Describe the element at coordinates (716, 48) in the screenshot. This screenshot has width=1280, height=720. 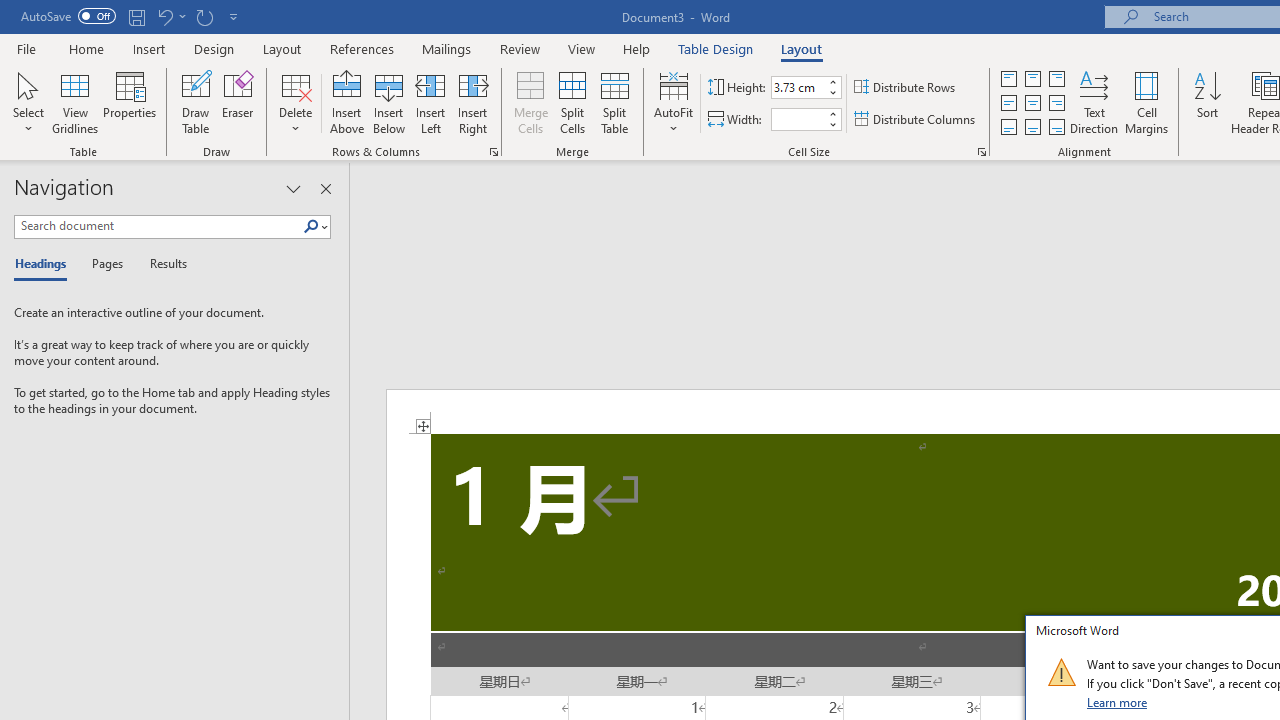
I see `'Table Design'` at that location.